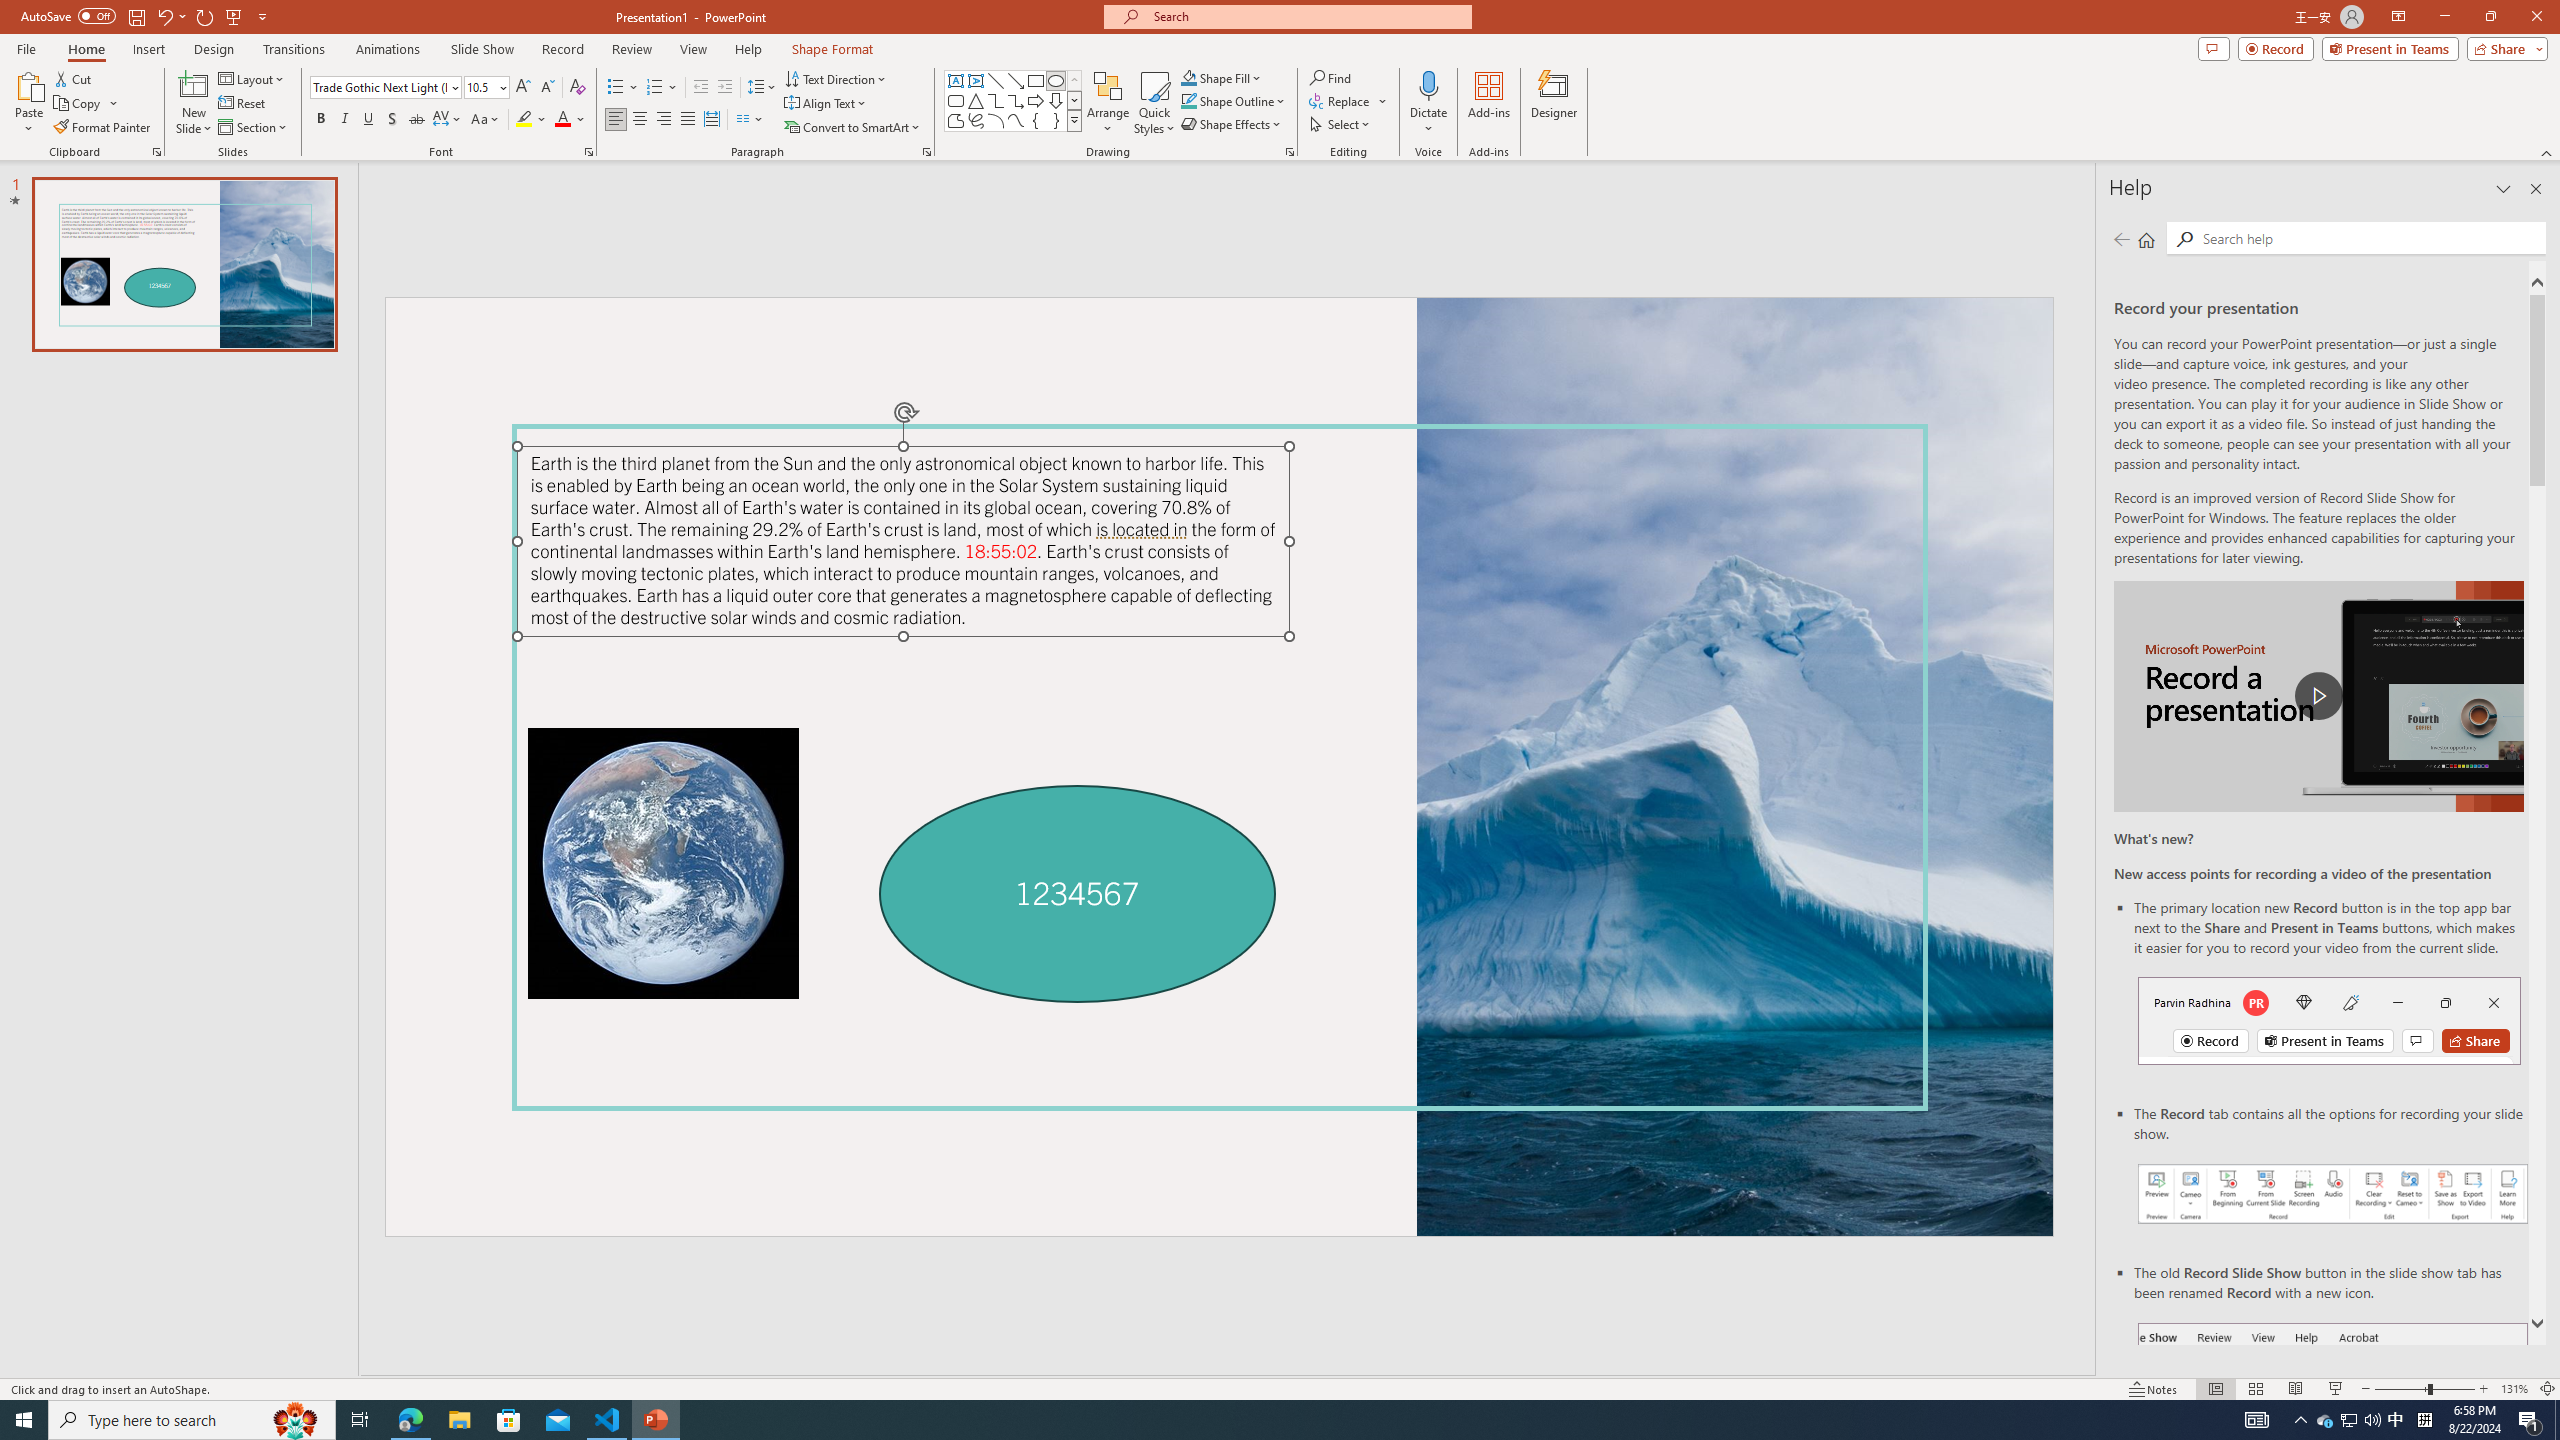 This screenshot has height=1440, width=2560. Describe the element at coordinates (2153, 1389) in the screenshot. I see `'Notes '` at that location.